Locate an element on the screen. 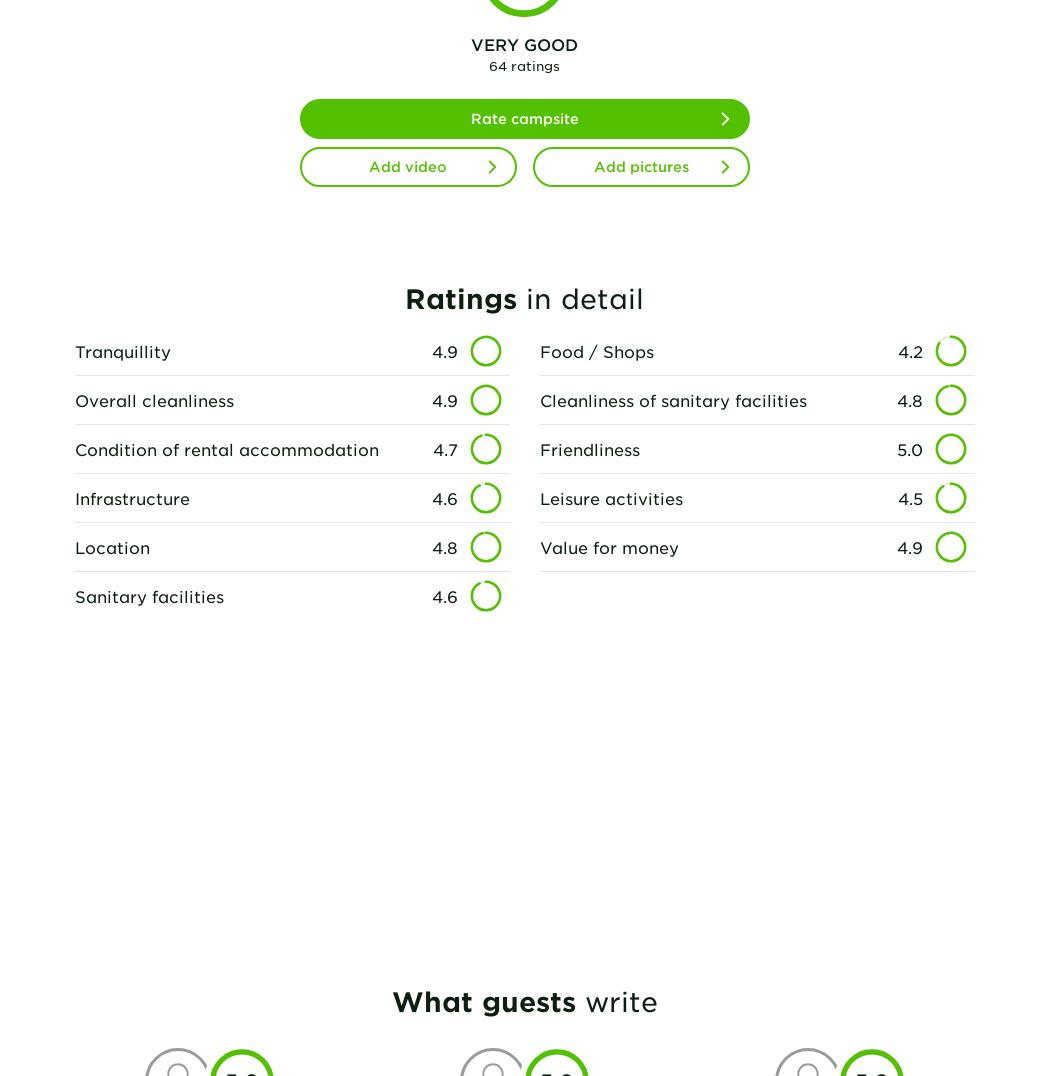 Image resolution: width=1049 pixels, height=1076 pixels. 'in detail' is located at coordinates (579, 296).